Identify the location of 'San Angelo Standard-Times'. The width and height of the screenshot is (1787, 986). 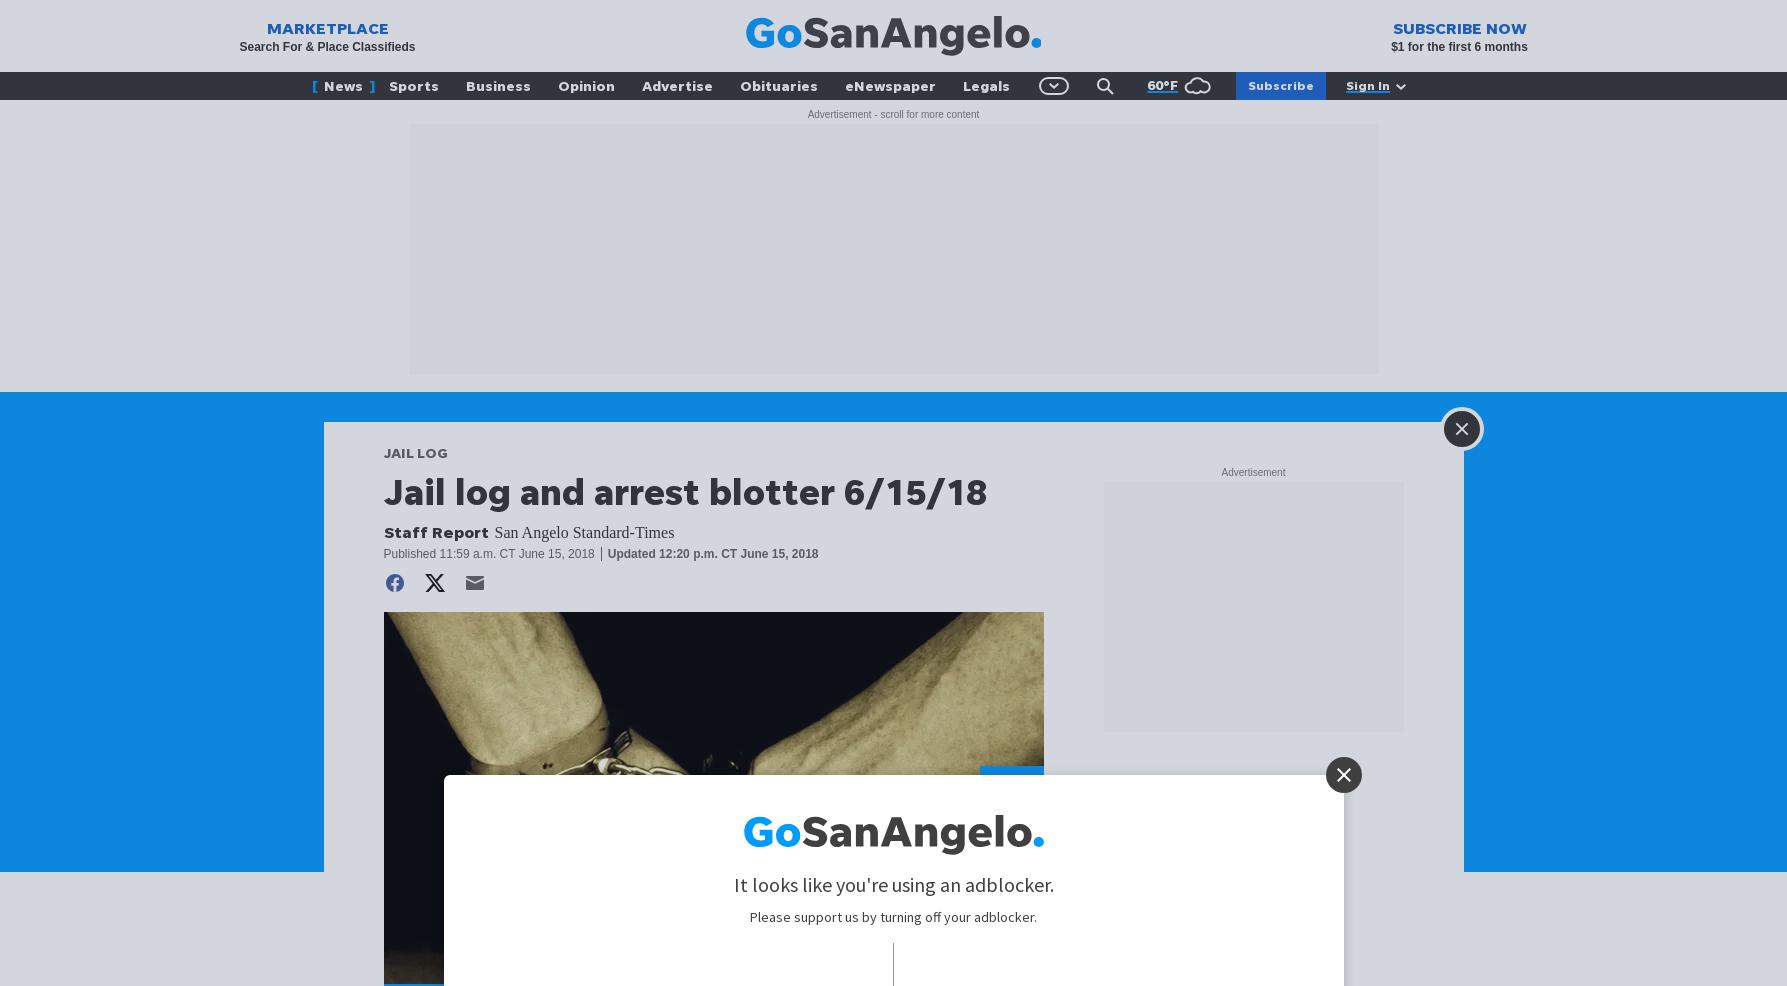
(582, 531).